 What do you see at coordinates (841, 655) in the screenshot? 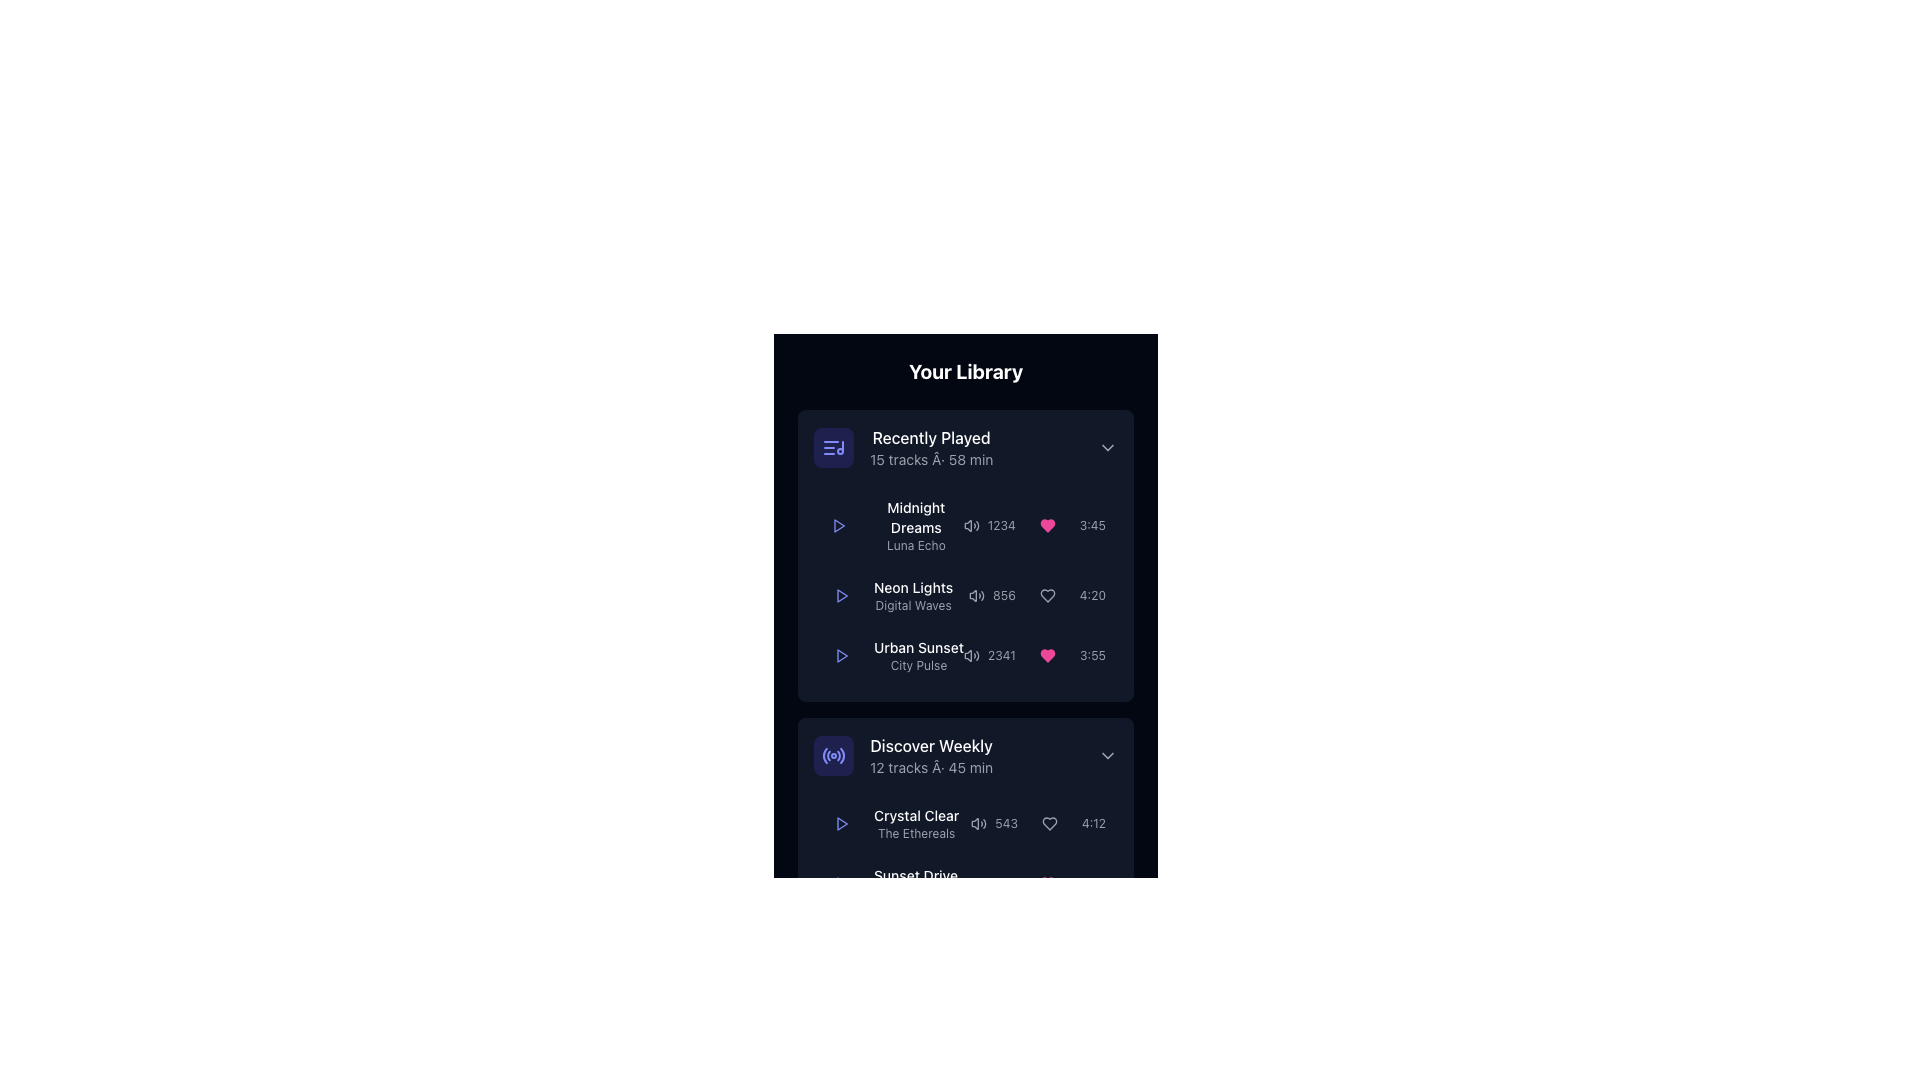
I see `the play button icon within the circular button in the 'Recently Played' section to activate hover effects for the song 'Urban Sunset' by 'City Pulse'` at bounding box center [841, 655].